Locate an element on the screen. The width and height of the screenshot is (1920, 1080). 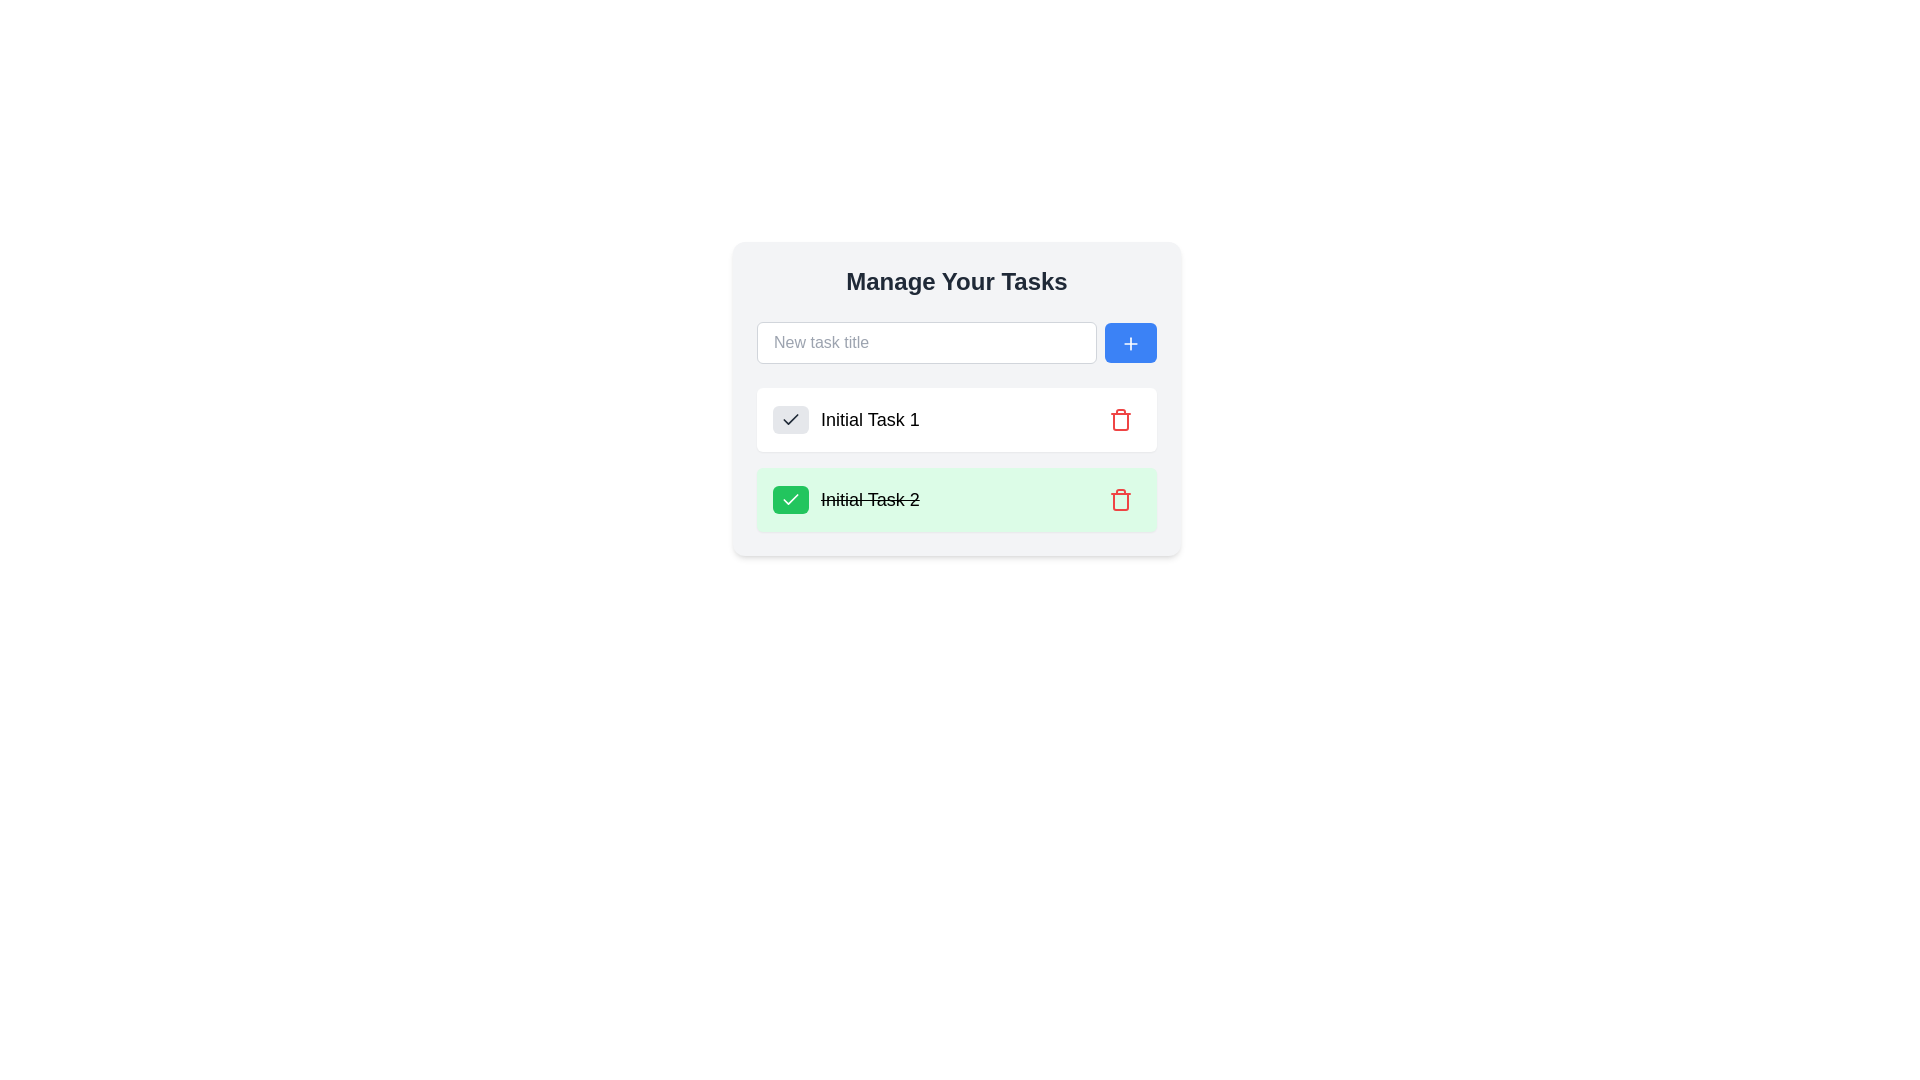
the text label that represents the title of a completed task, which is styled with a strikethrough and is centrally aligned within its row, situated between a checkmark icon and a delete icon is located at coordinates (870, 499).